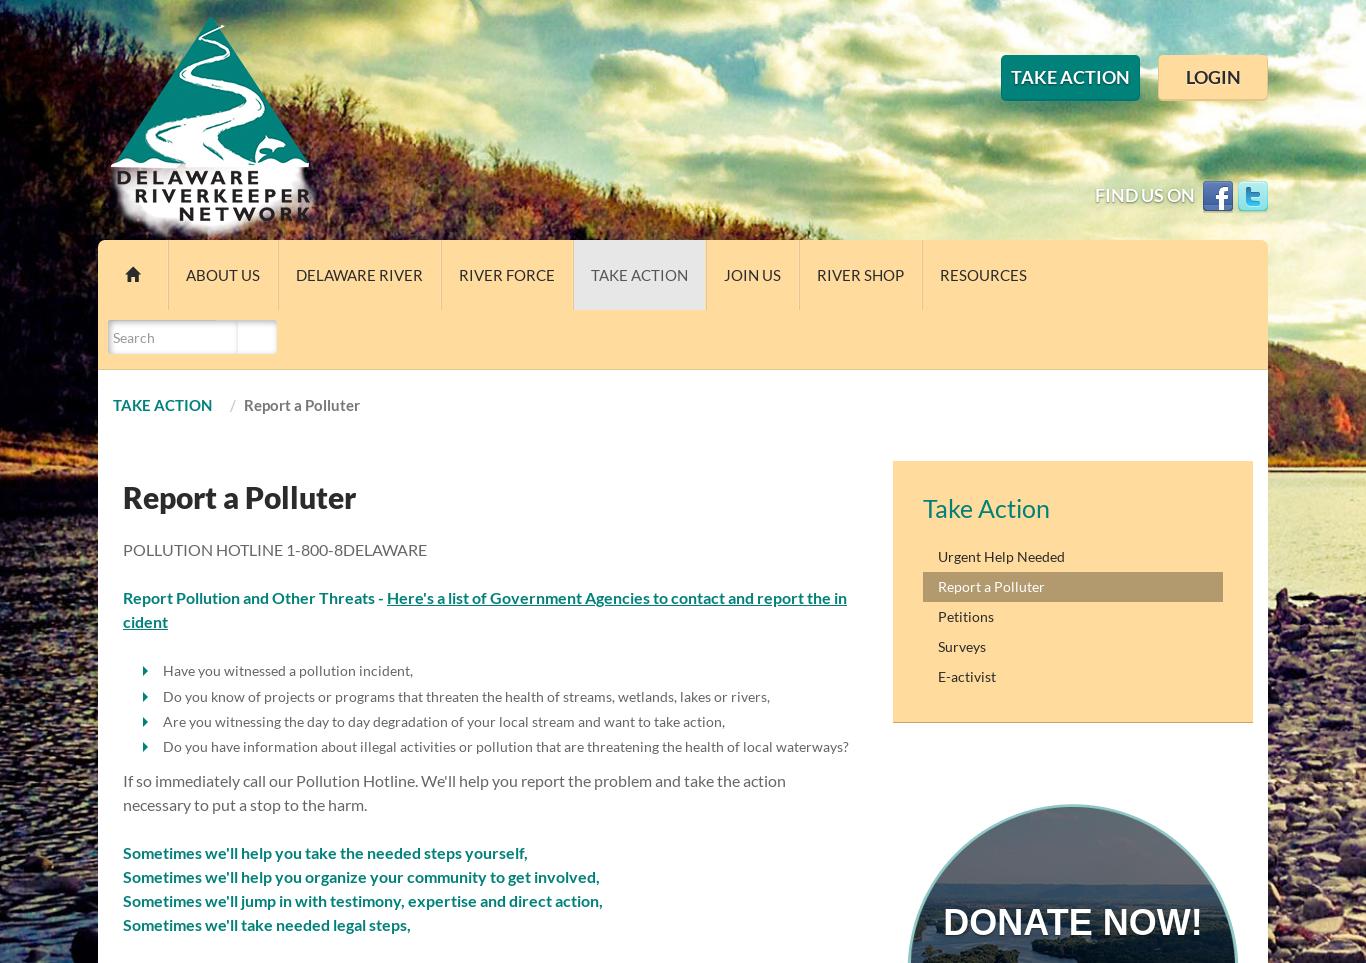 Image resolution: width=1366 pixels, height=963 pixels. Describe the element at coordinates (327, 852) in the screenshot. I see `'Sometimes we'll help you take the needed steps yourself,'` at that location.